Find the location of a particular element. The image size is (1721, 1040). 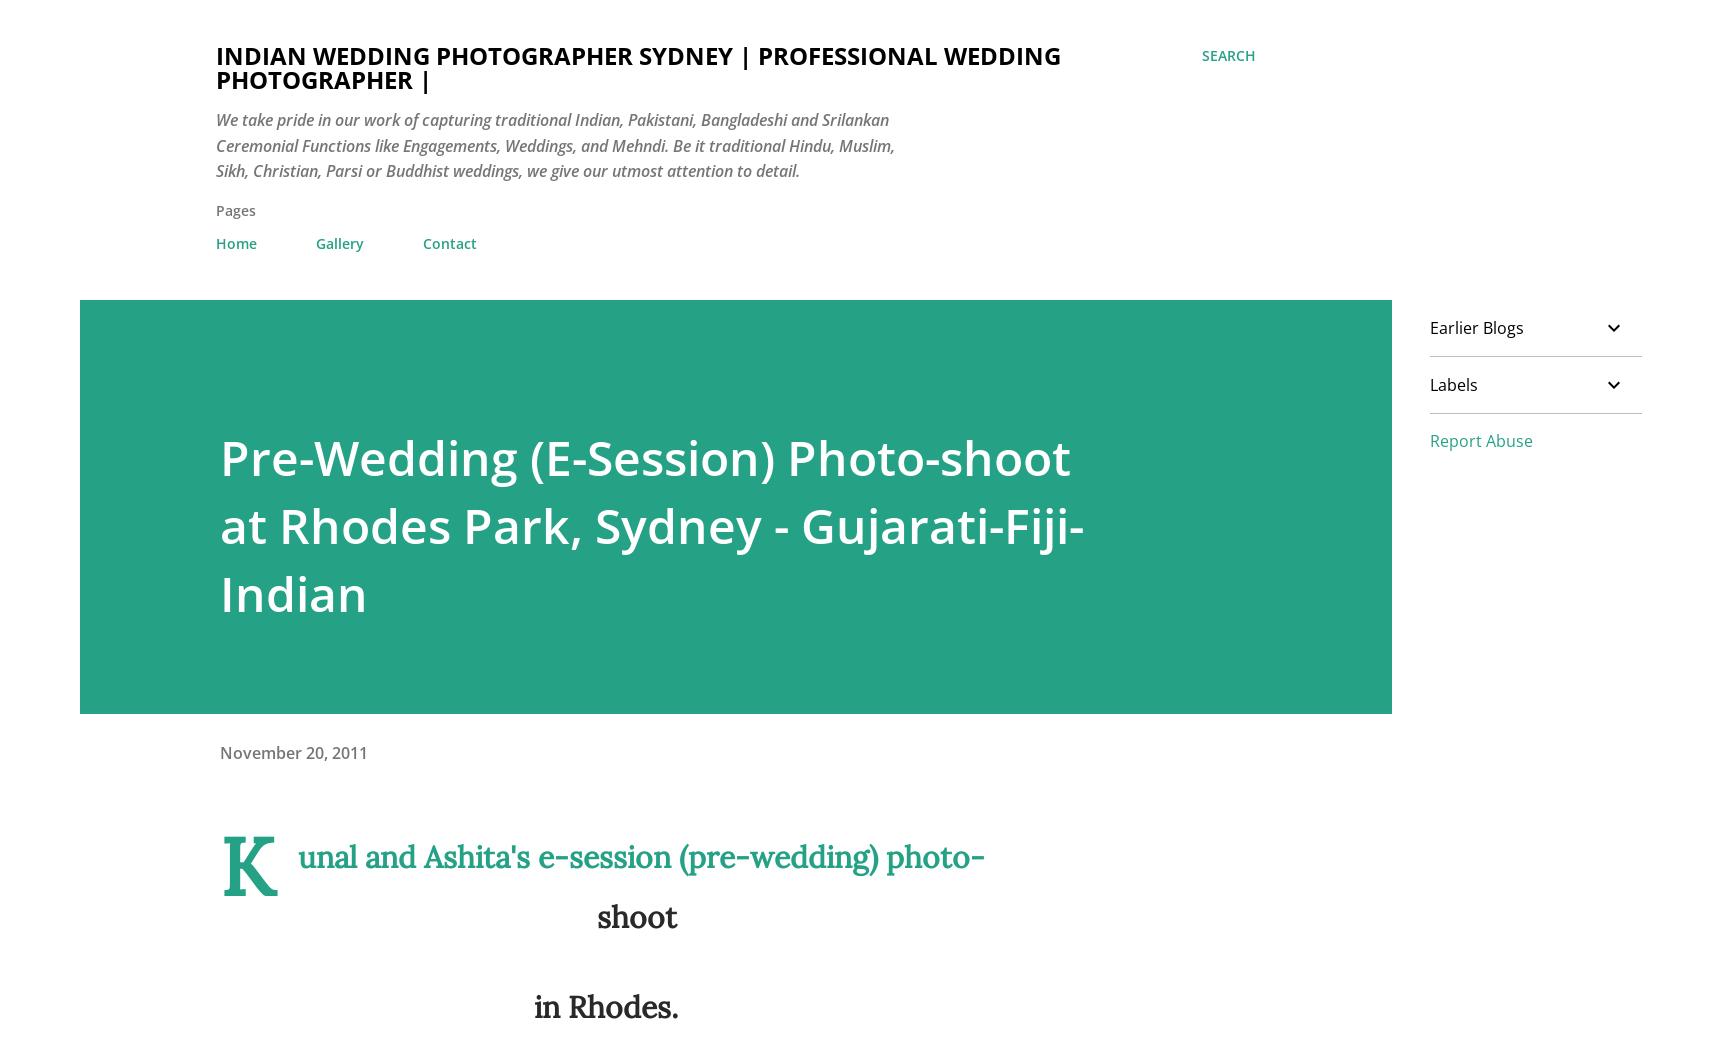

'Kunal and Ashita's e-session (pre-wedding) photo-shoot' is located at coordinates (219, 873).